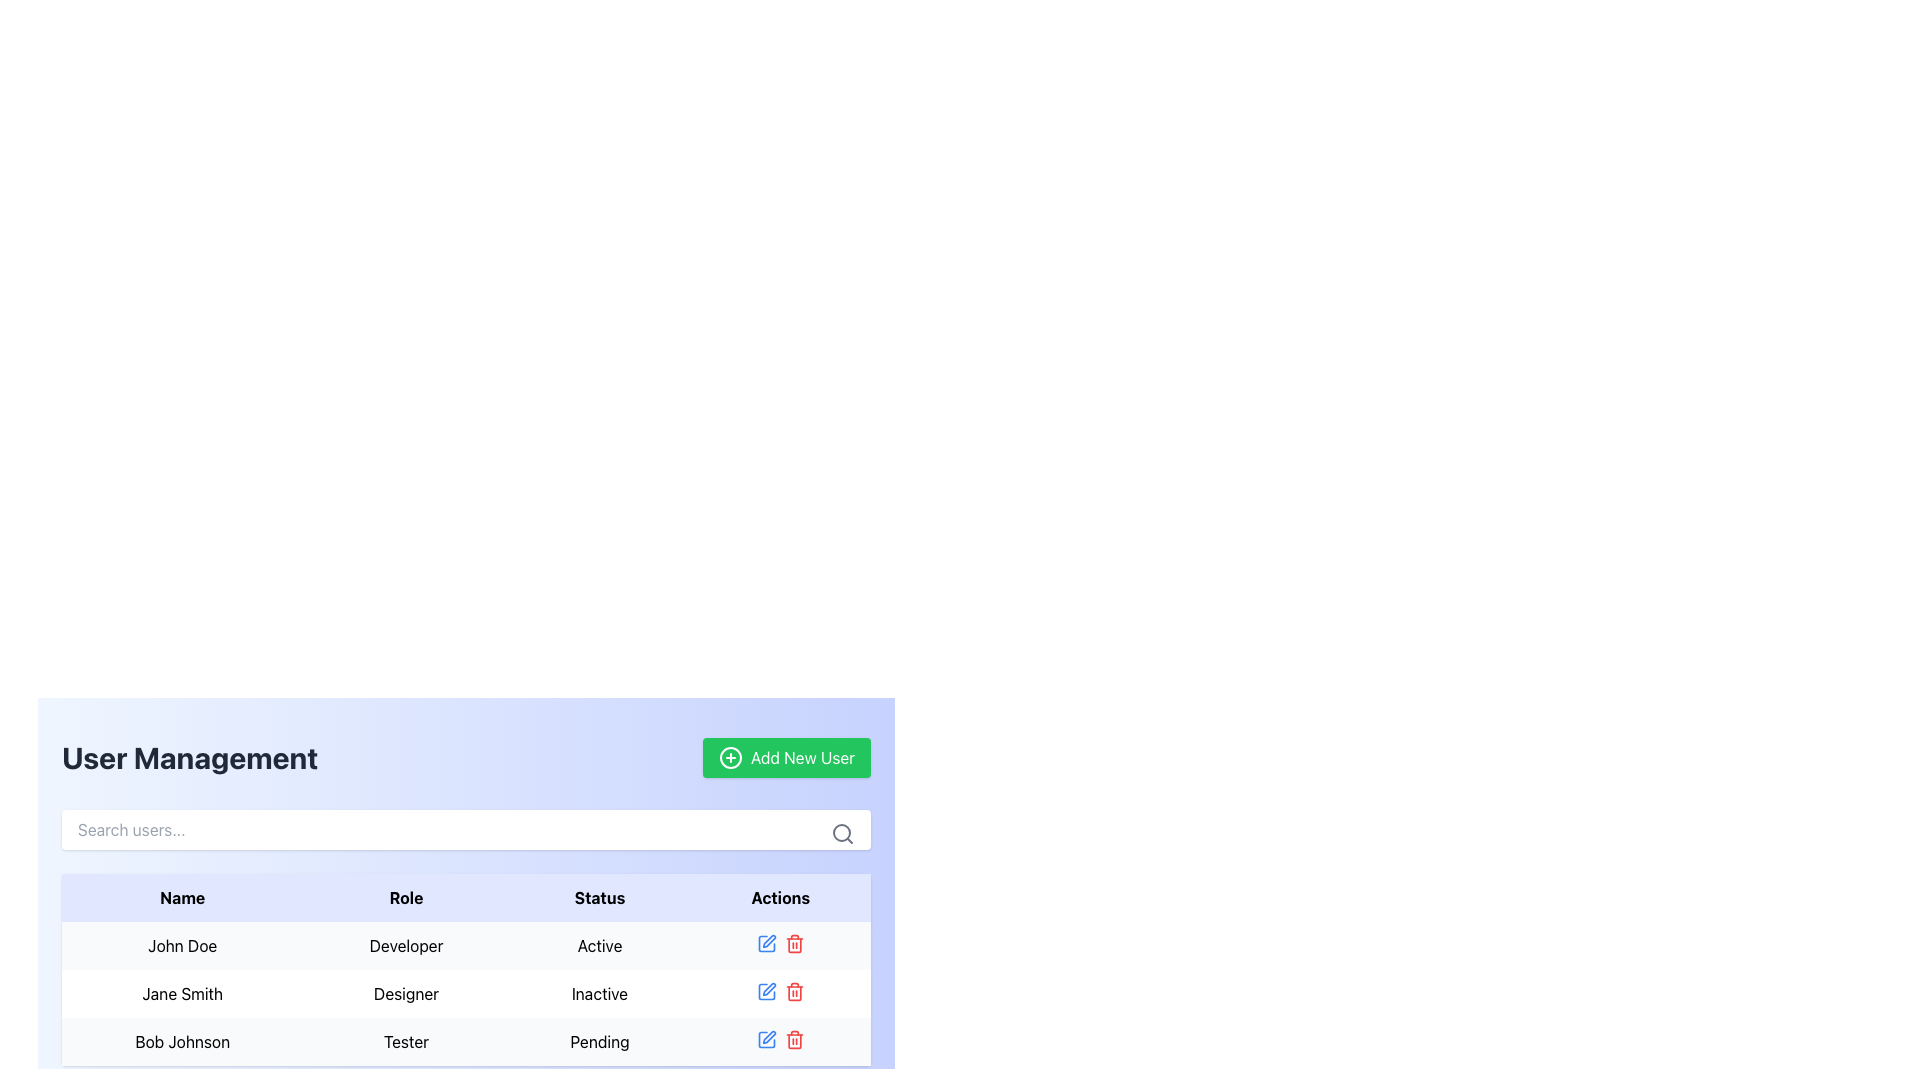 The image size is (1920, 1080). Describe the element at coordinates (765, 991) in the screenshot. I see `the square-shaped icon with rounded corners styled as an outline, located in the 'Actions' column corresponding to 'Jane Smith' in the second row` at that location.